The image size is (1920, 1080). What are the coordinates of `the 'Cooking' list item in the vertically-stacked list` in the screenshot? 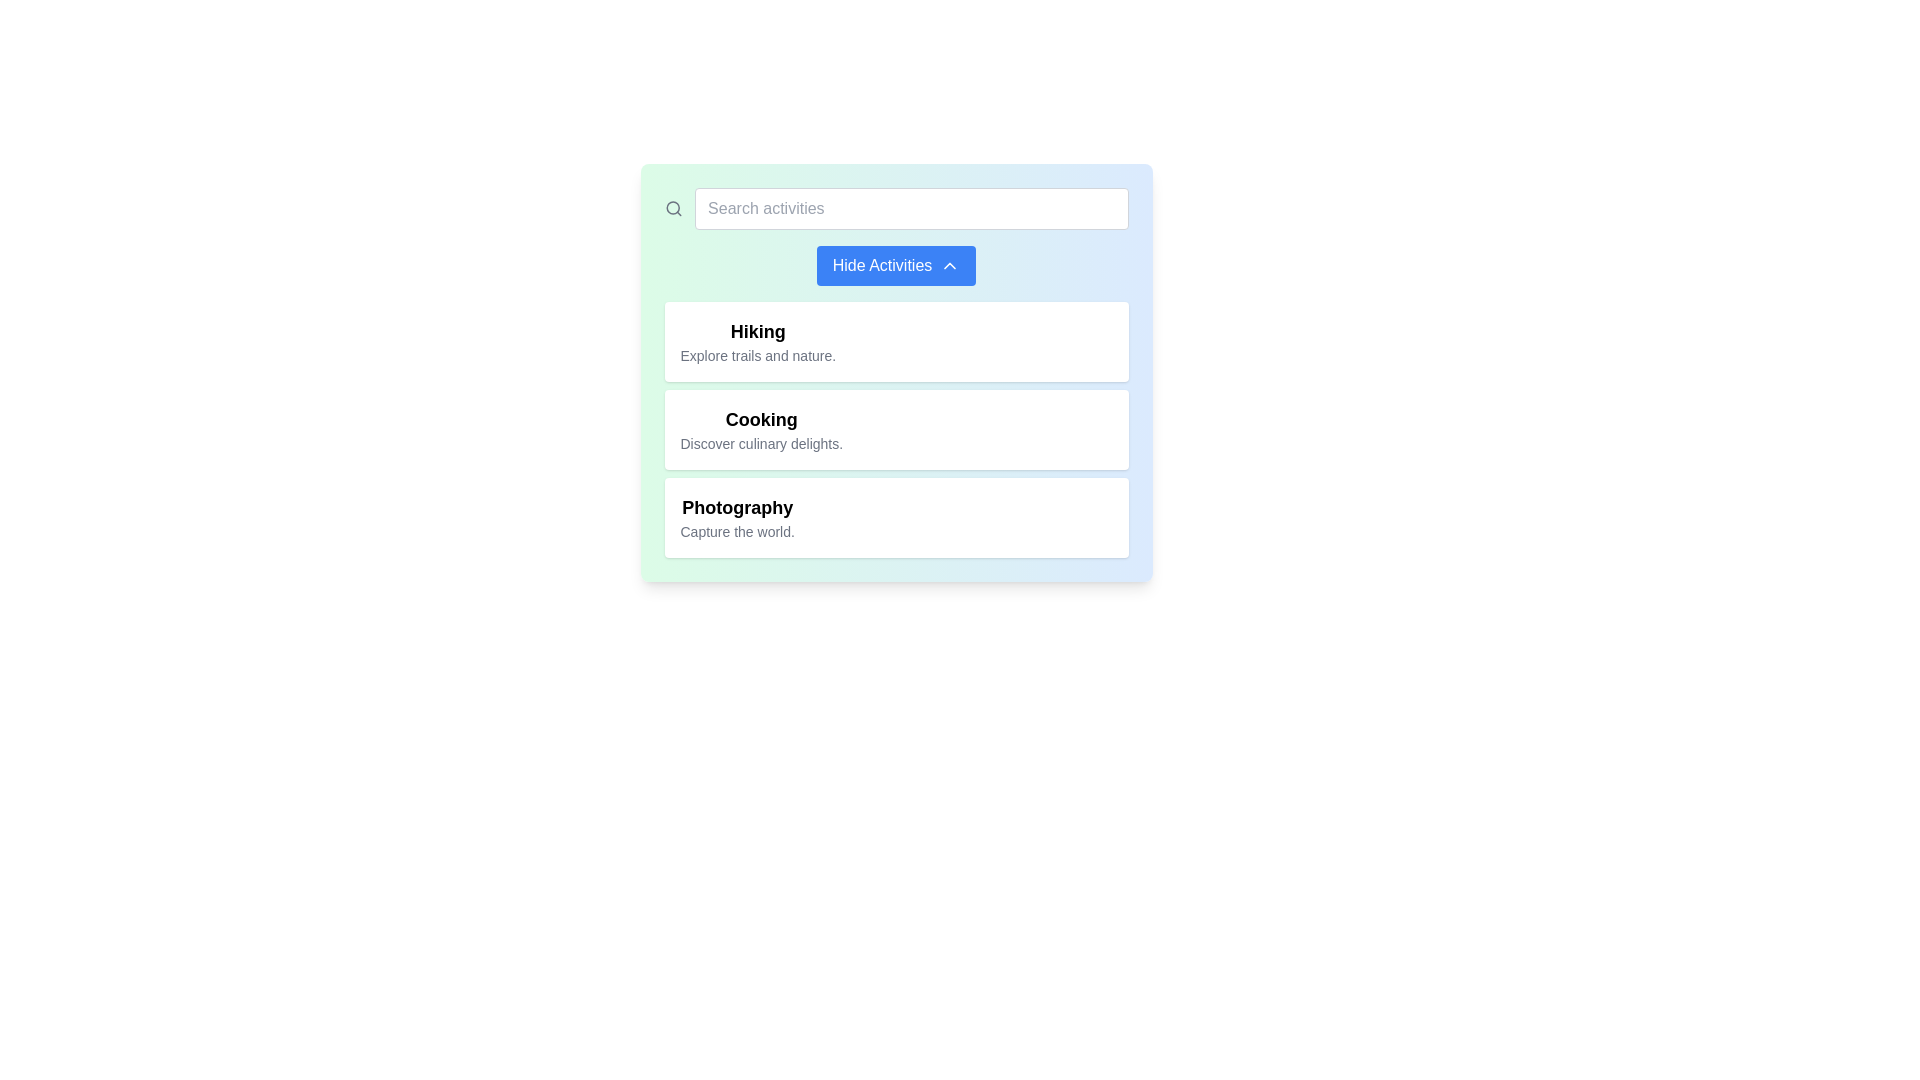 It's located at (895, 428).